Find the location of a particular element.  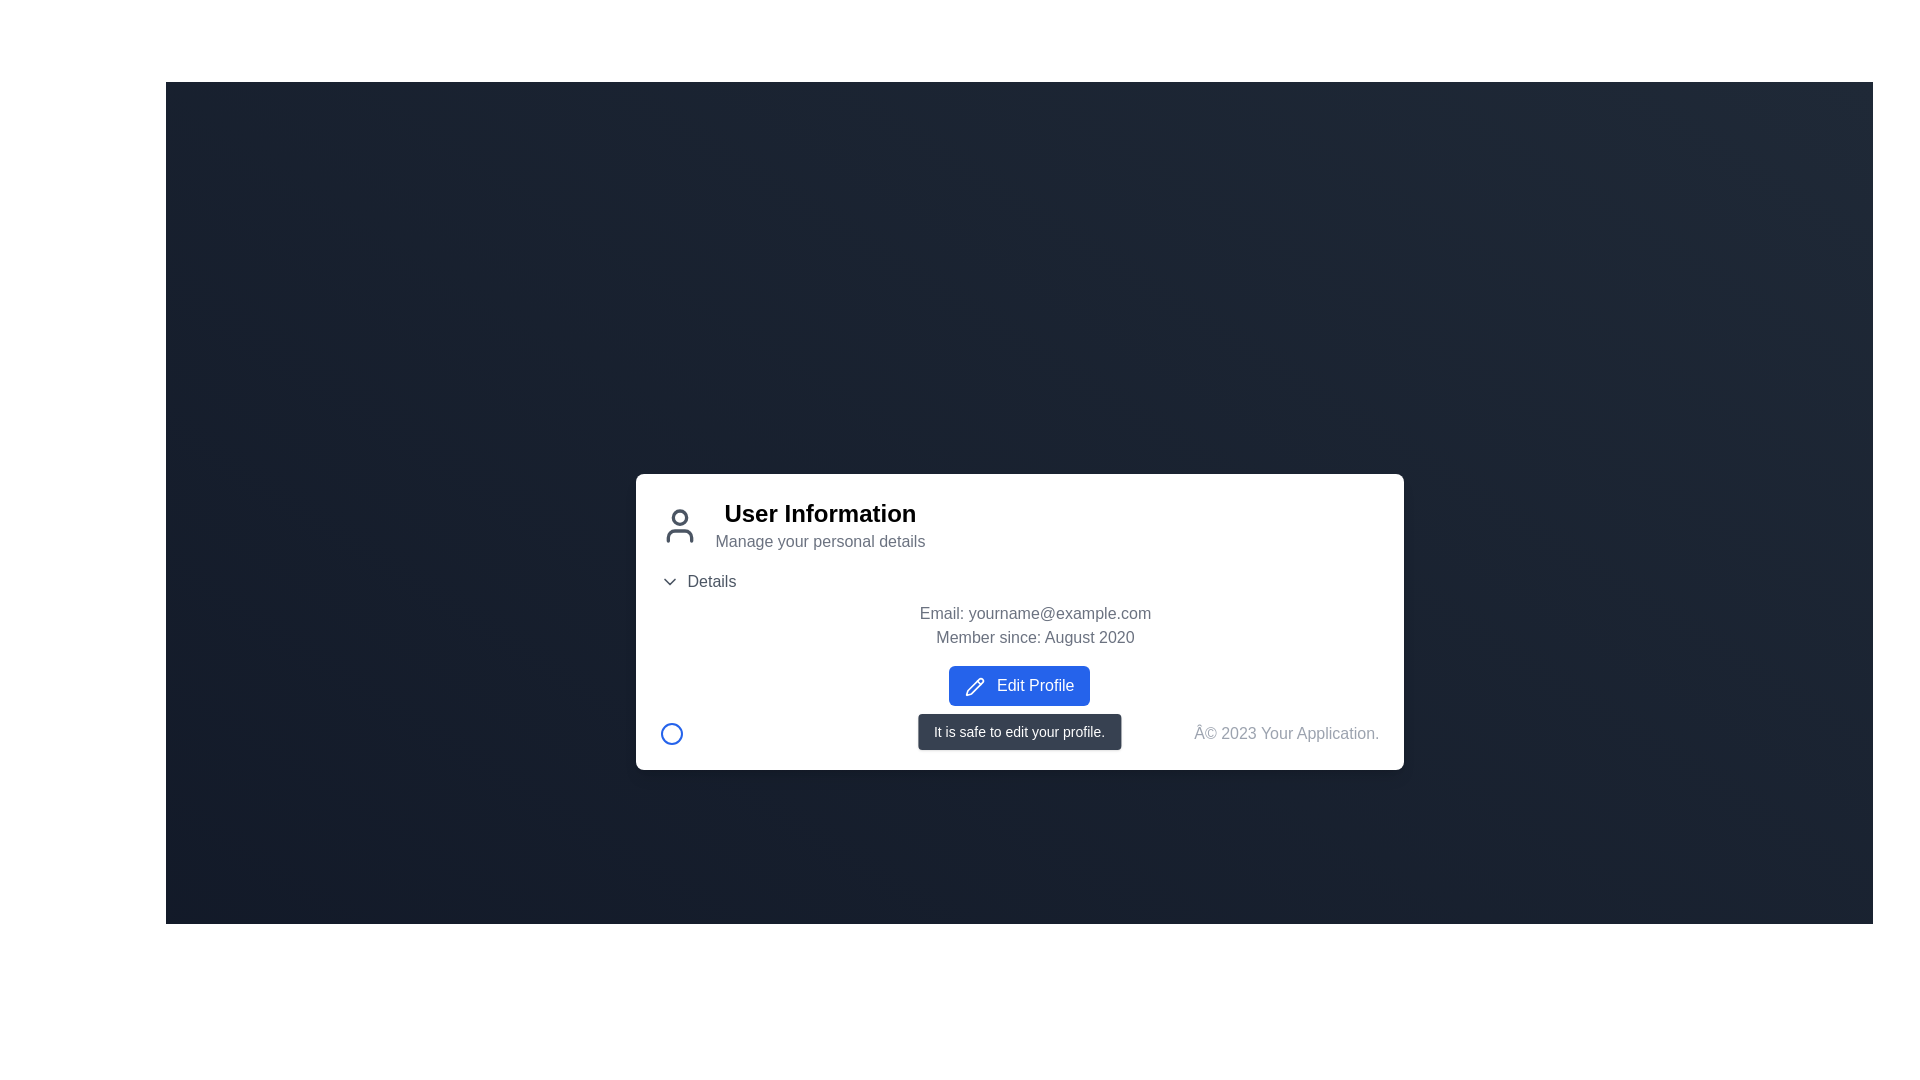

the button that initiates the editing of the user's profile details, located below the email and membership information and above the tooltip stating 'It is safe is located at coordinates (1019, 685).